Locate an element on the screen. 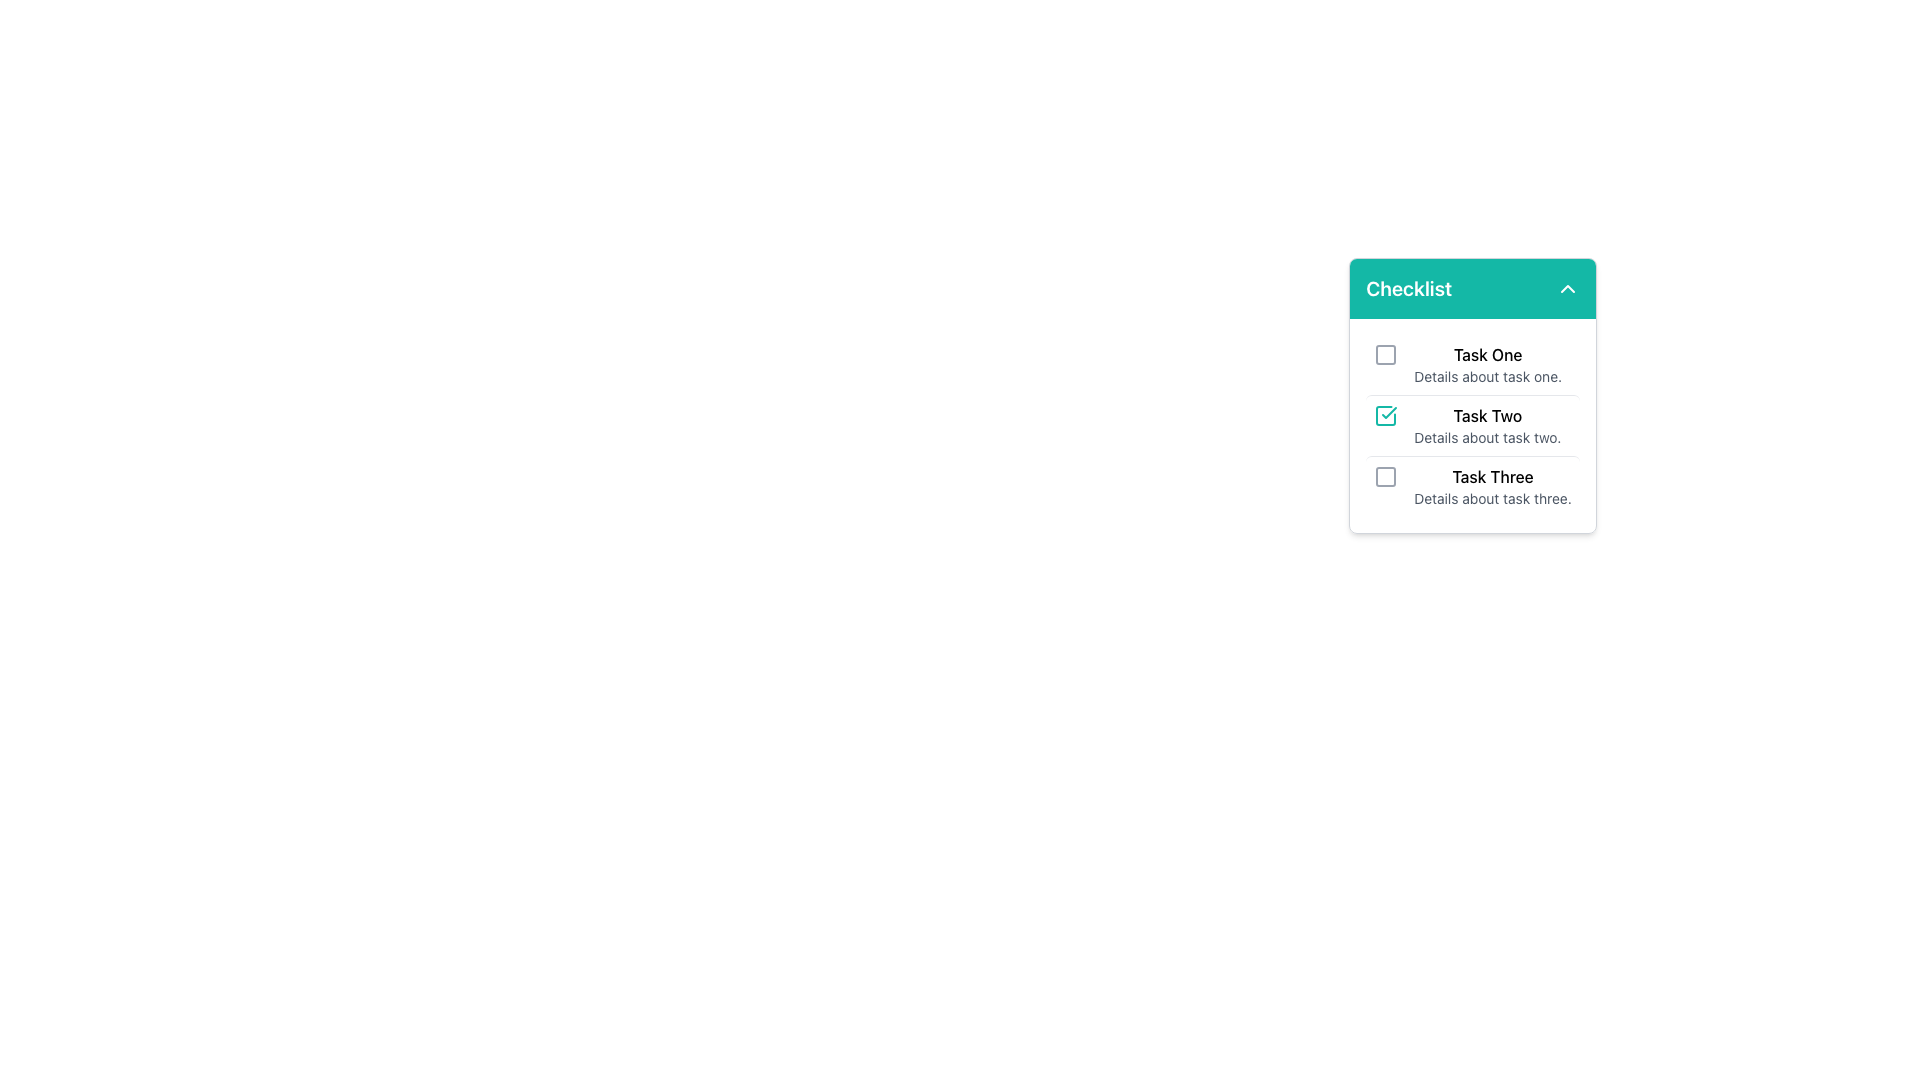 This screenshot has height=1080, width=1920. the 'Checklist' text label, which is styled in a large, bold font and is located in the header area of the checklist interface is located at coordinates (1408, 289).